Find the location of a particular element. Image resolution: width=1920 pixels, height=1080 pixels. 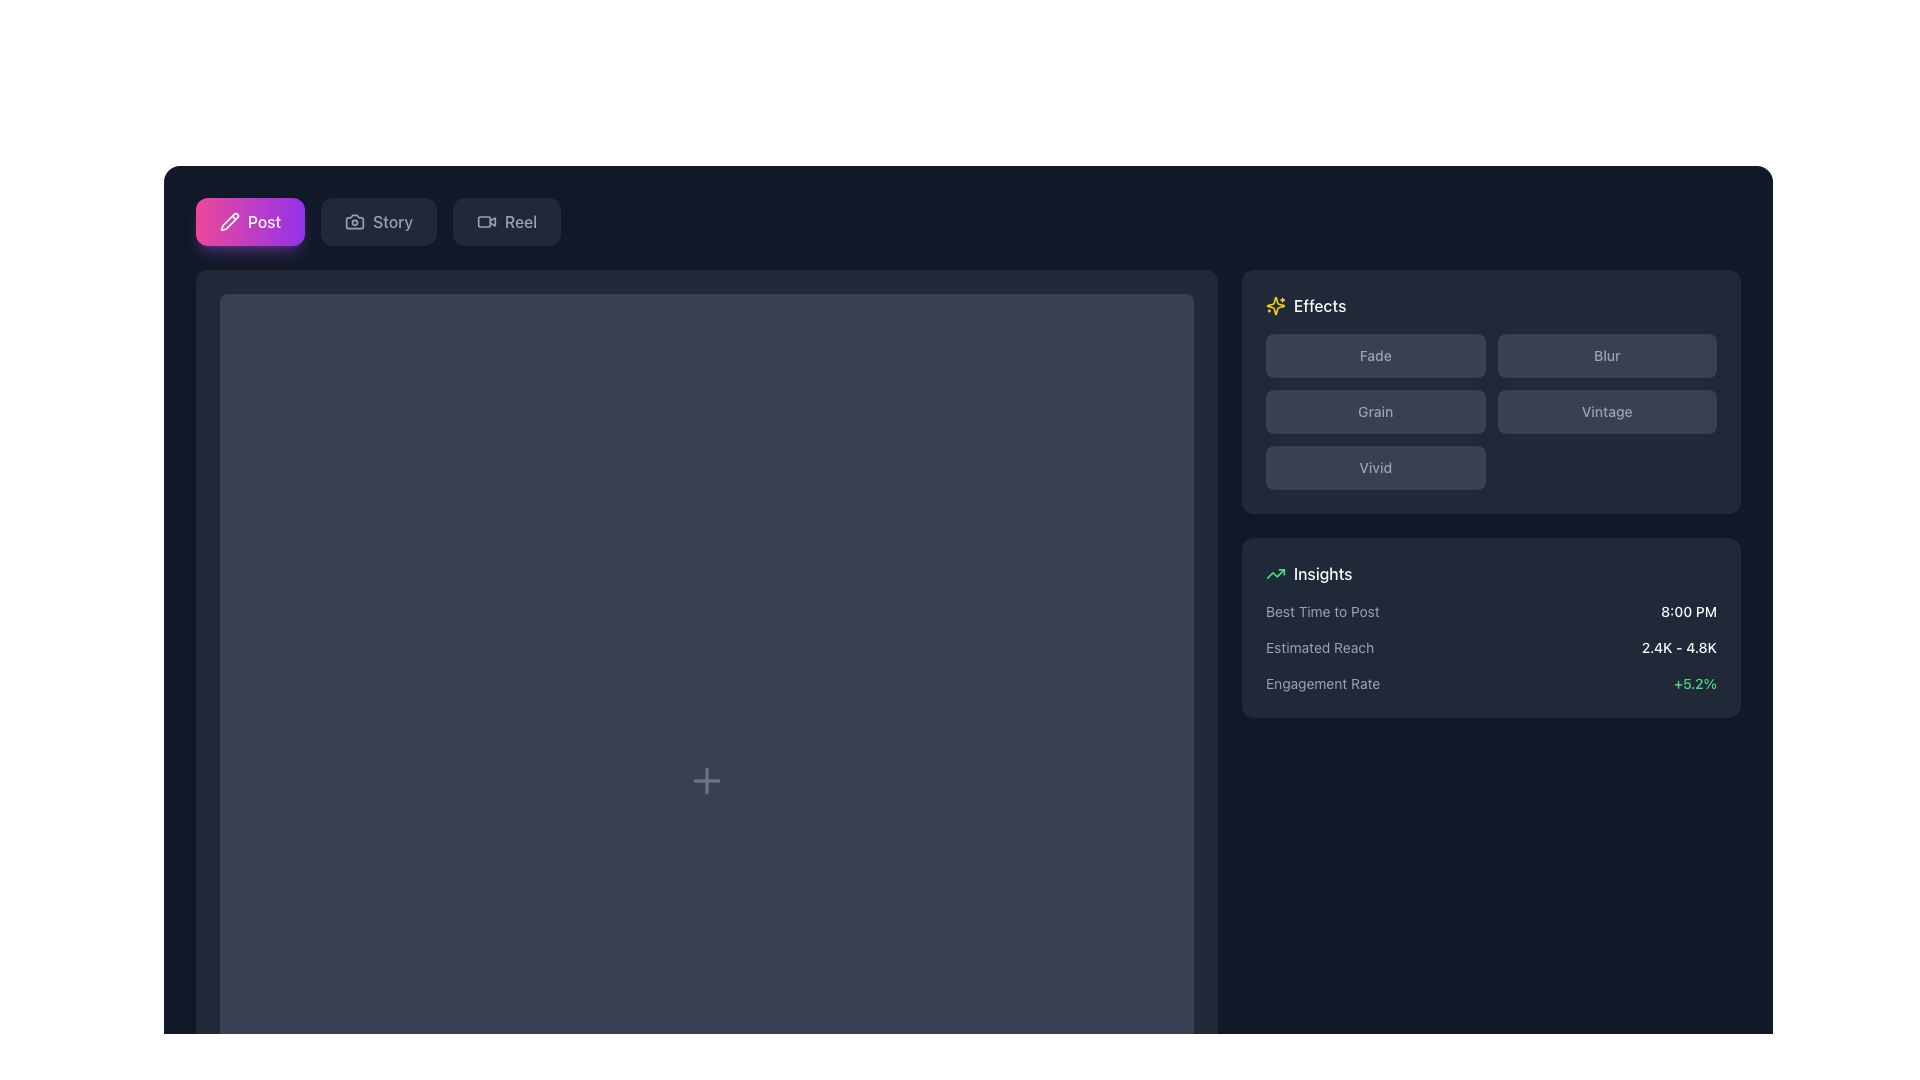

the 'Blur' button, which is the second button in the grid layout located on the right side in the first row is located at coordinates (1607, 354).